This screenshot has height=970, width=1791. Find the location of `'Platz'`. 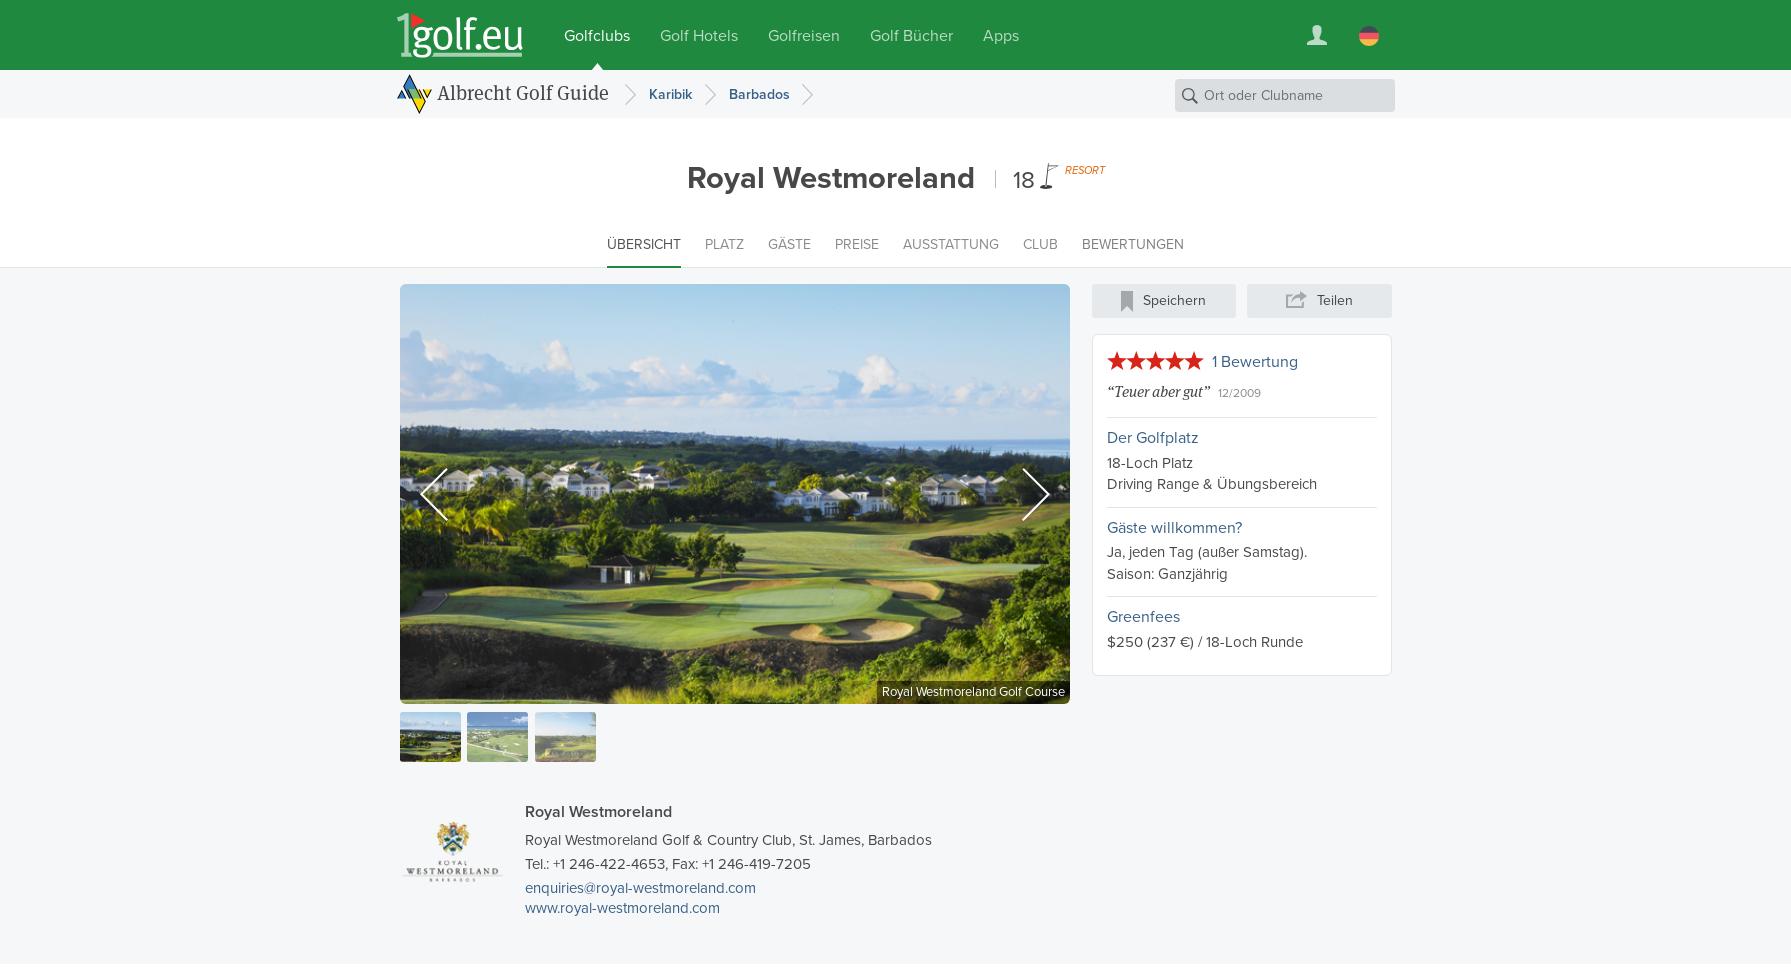

'Platz' is located at coordinates (724, 242).